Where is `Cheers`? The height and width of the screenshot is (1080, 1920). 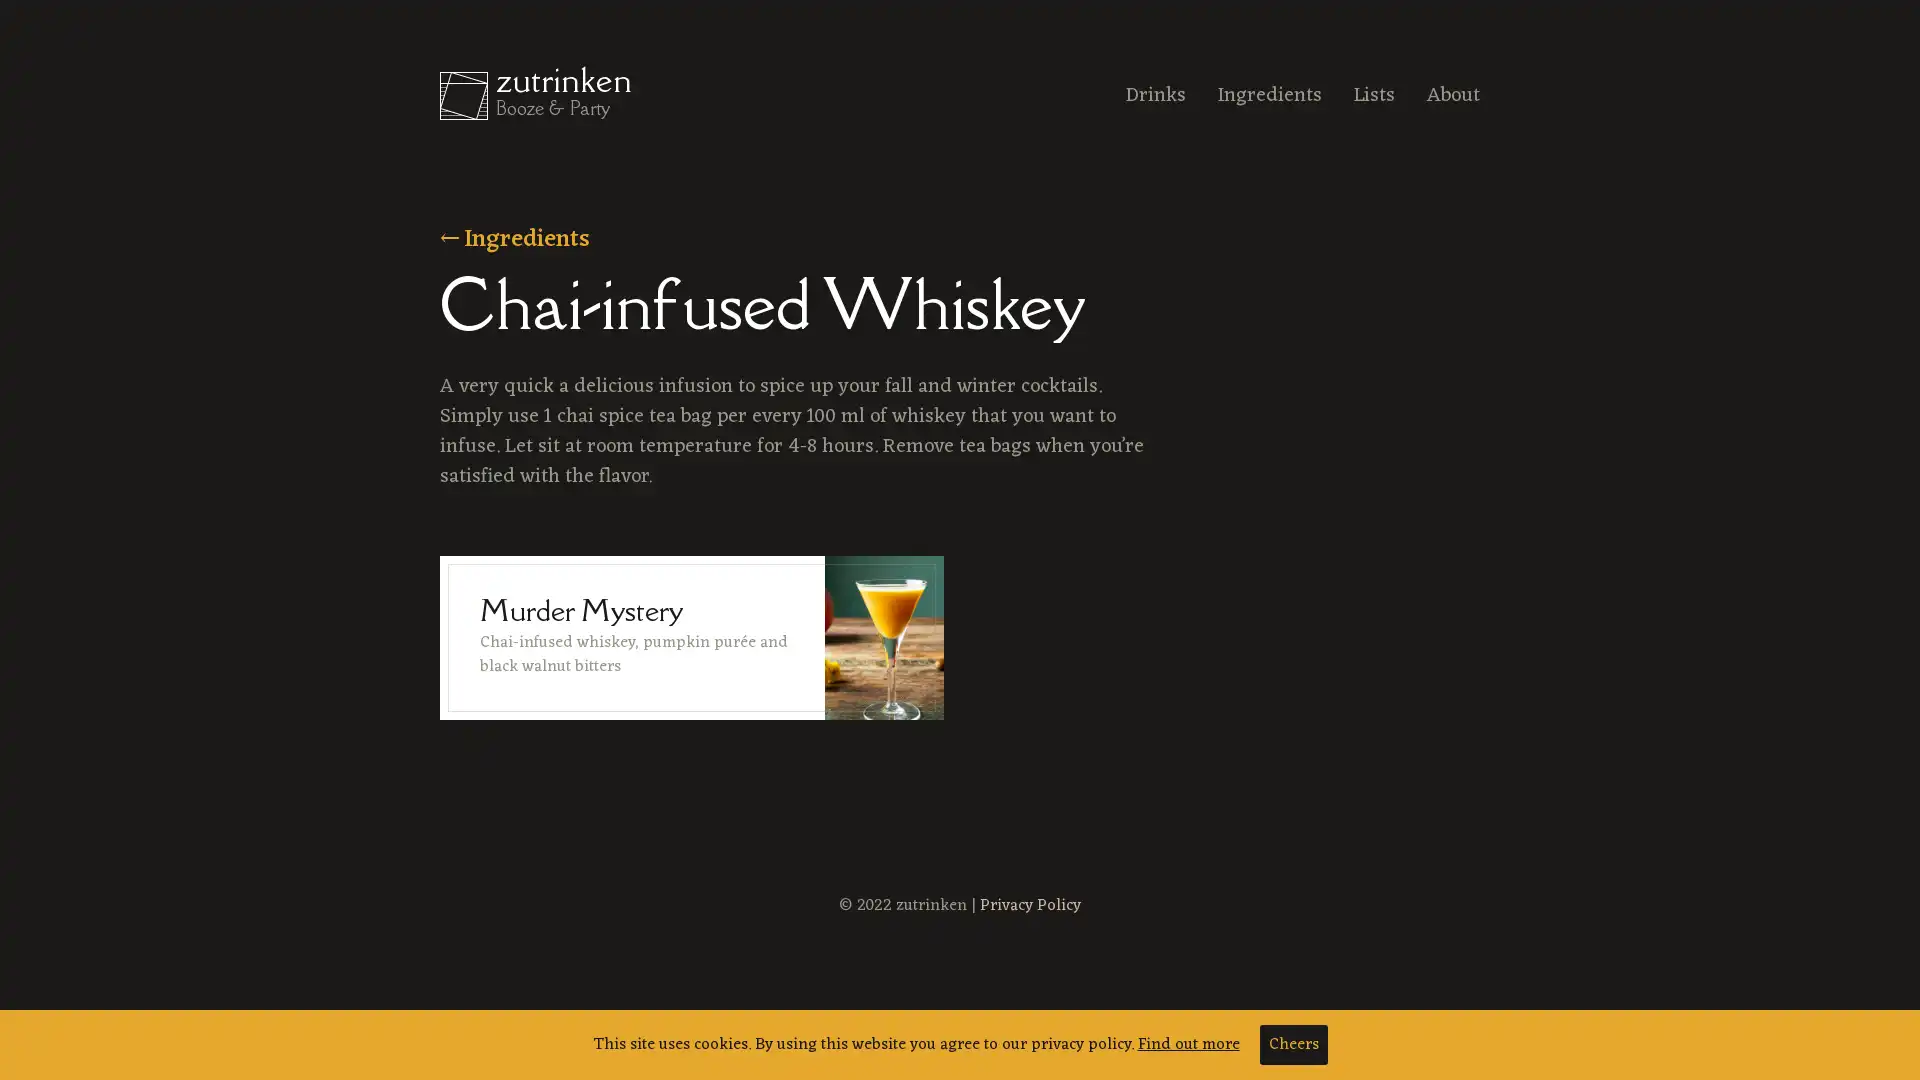 Cheers is located at coordinates (1292, 1044).